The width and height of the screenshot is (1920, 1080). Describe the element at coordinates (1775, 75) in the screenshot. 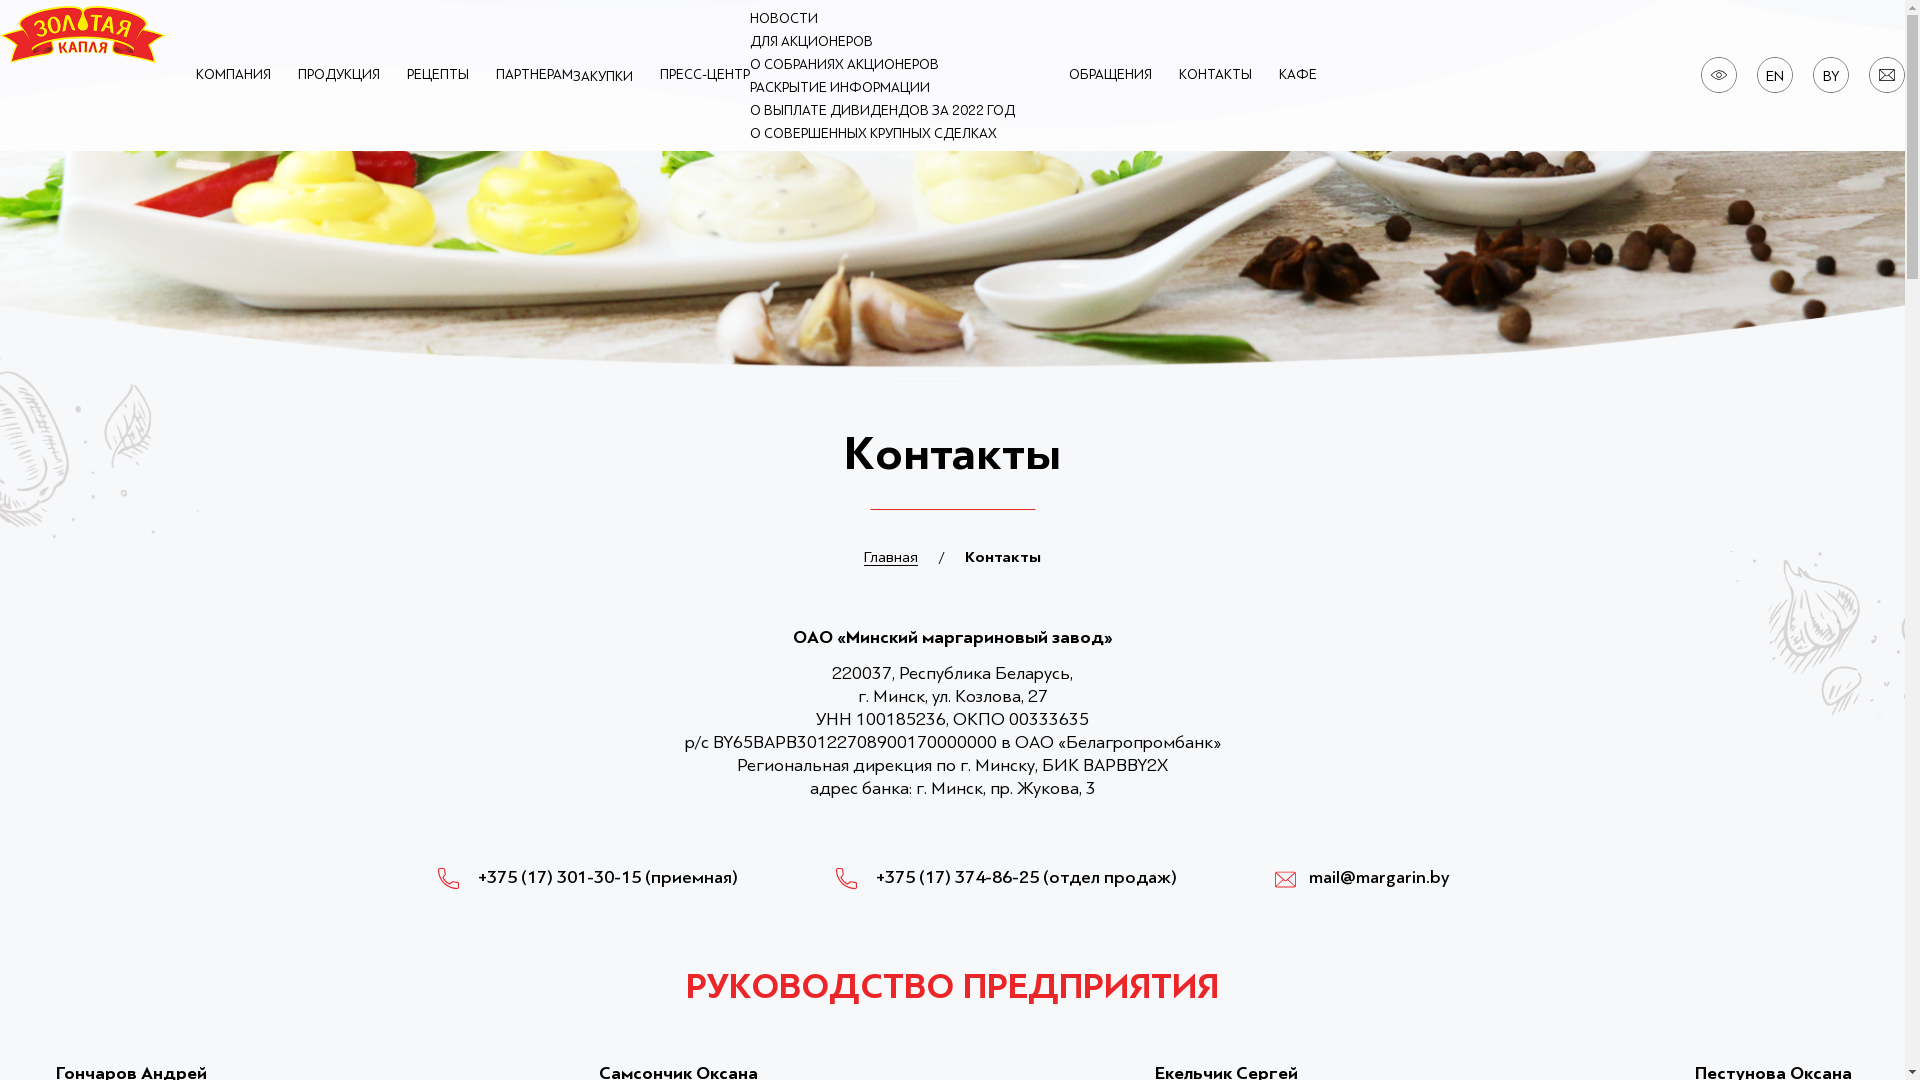

I see `'EN'` at that location.